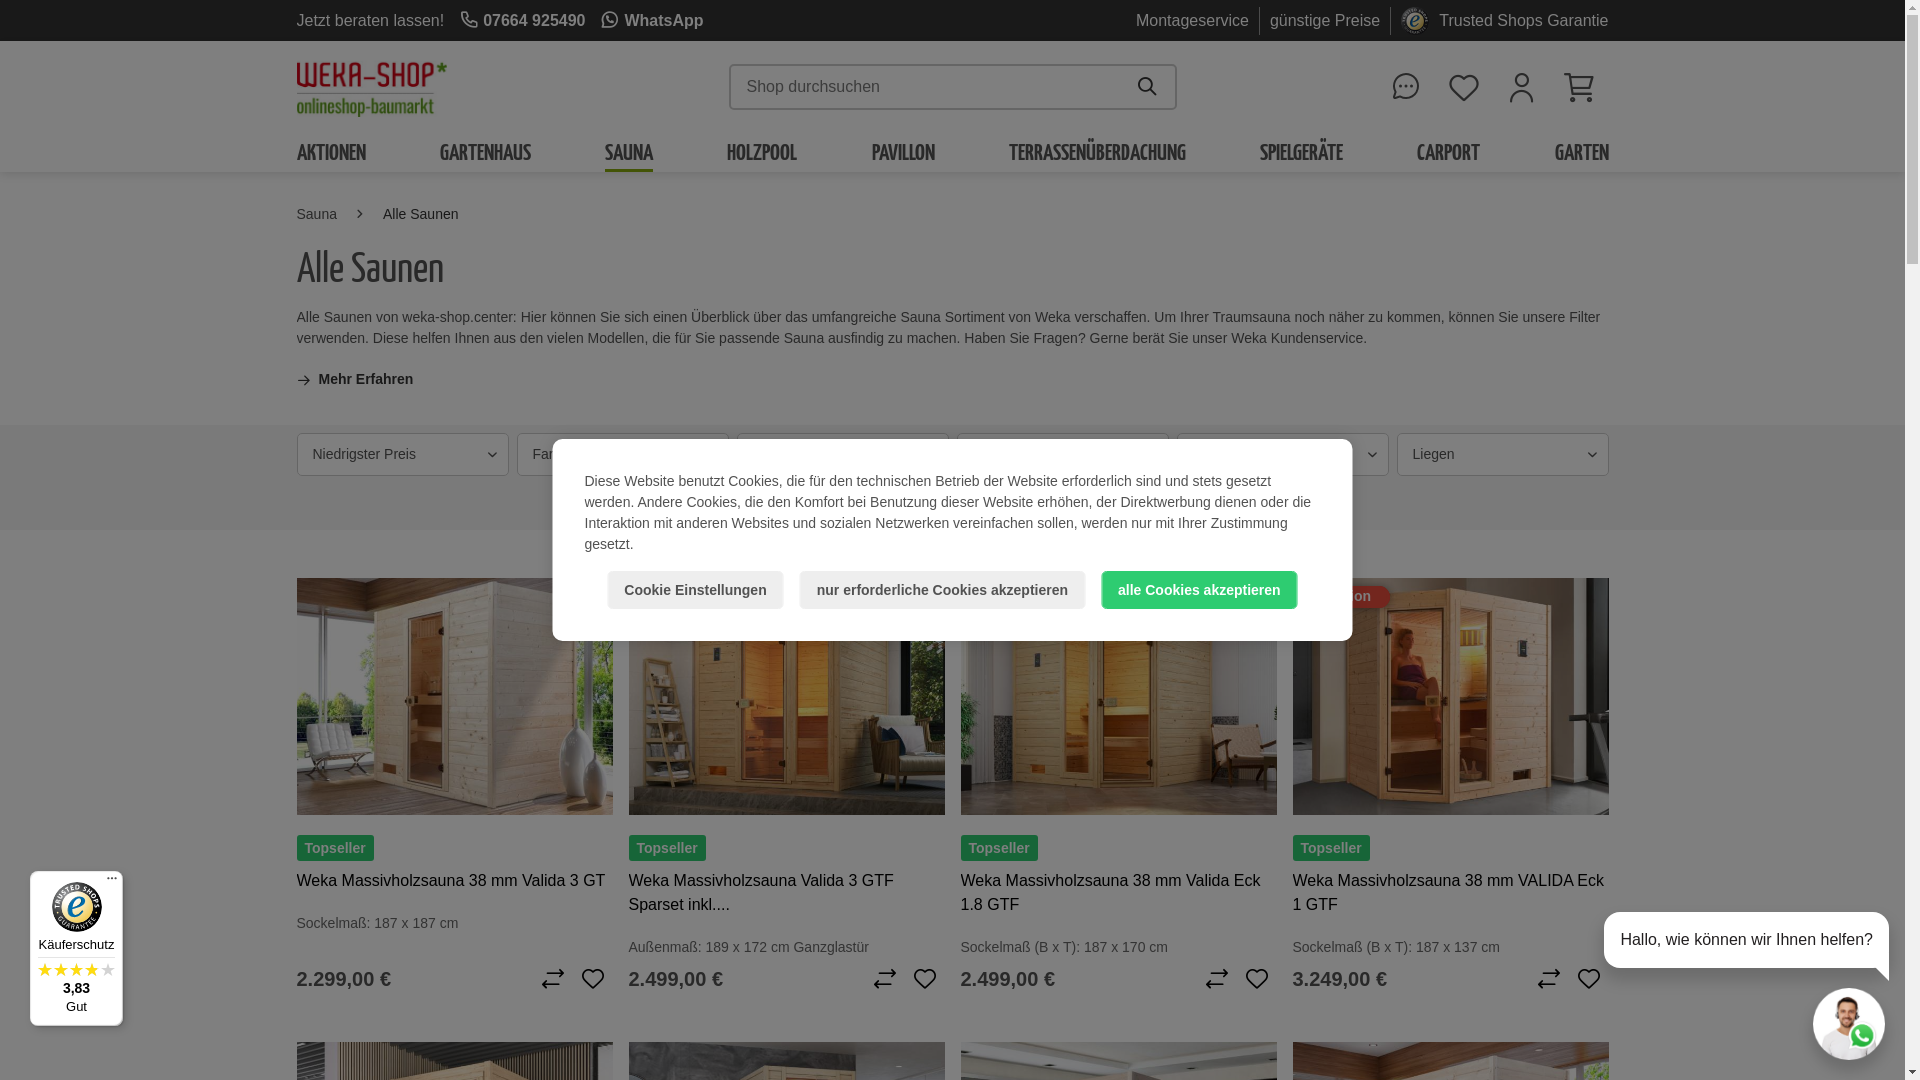 The width and height of the screenshot is (1920, 1080). Describe the element at coordinates (330, 149) in the screenshot. I see `'AKTIONEN'` at that location.